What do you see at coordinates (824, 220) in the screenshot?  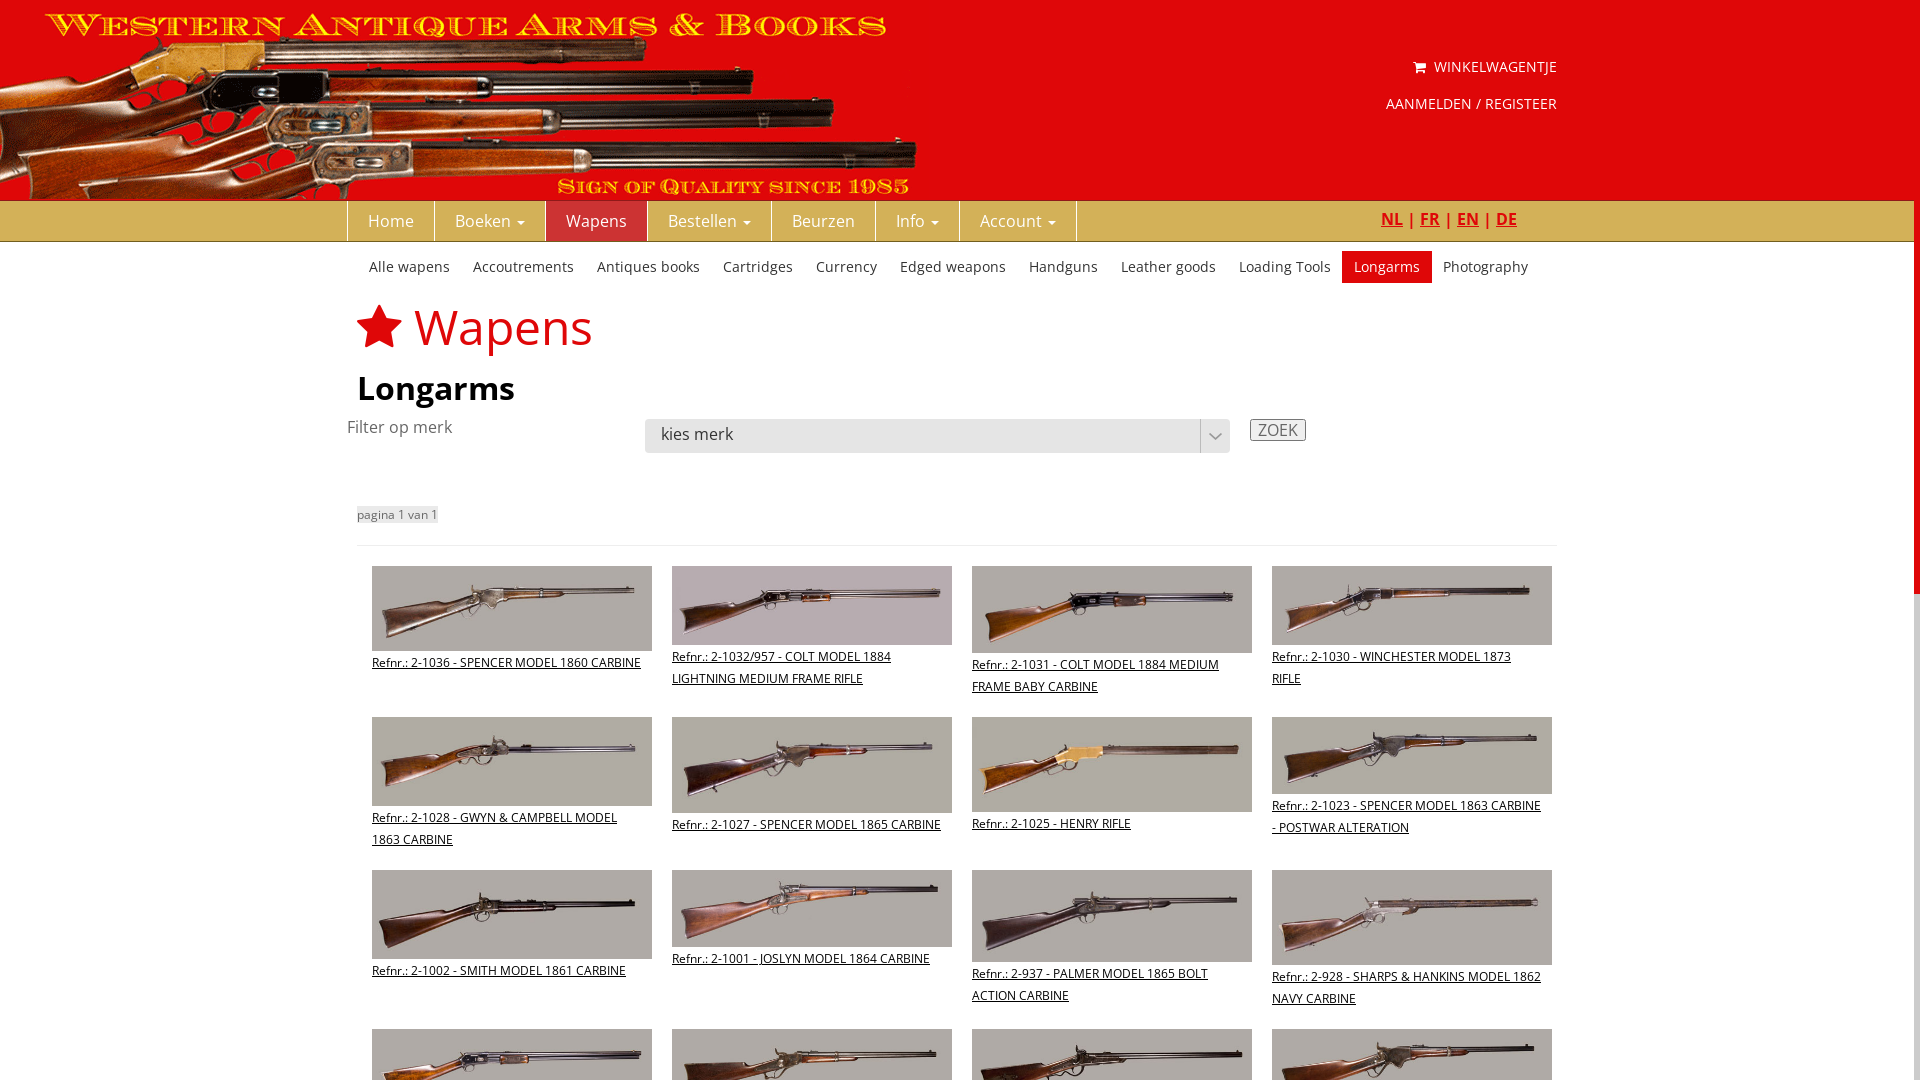 I see `'Beurzen'` at bounding box center [824, 220].